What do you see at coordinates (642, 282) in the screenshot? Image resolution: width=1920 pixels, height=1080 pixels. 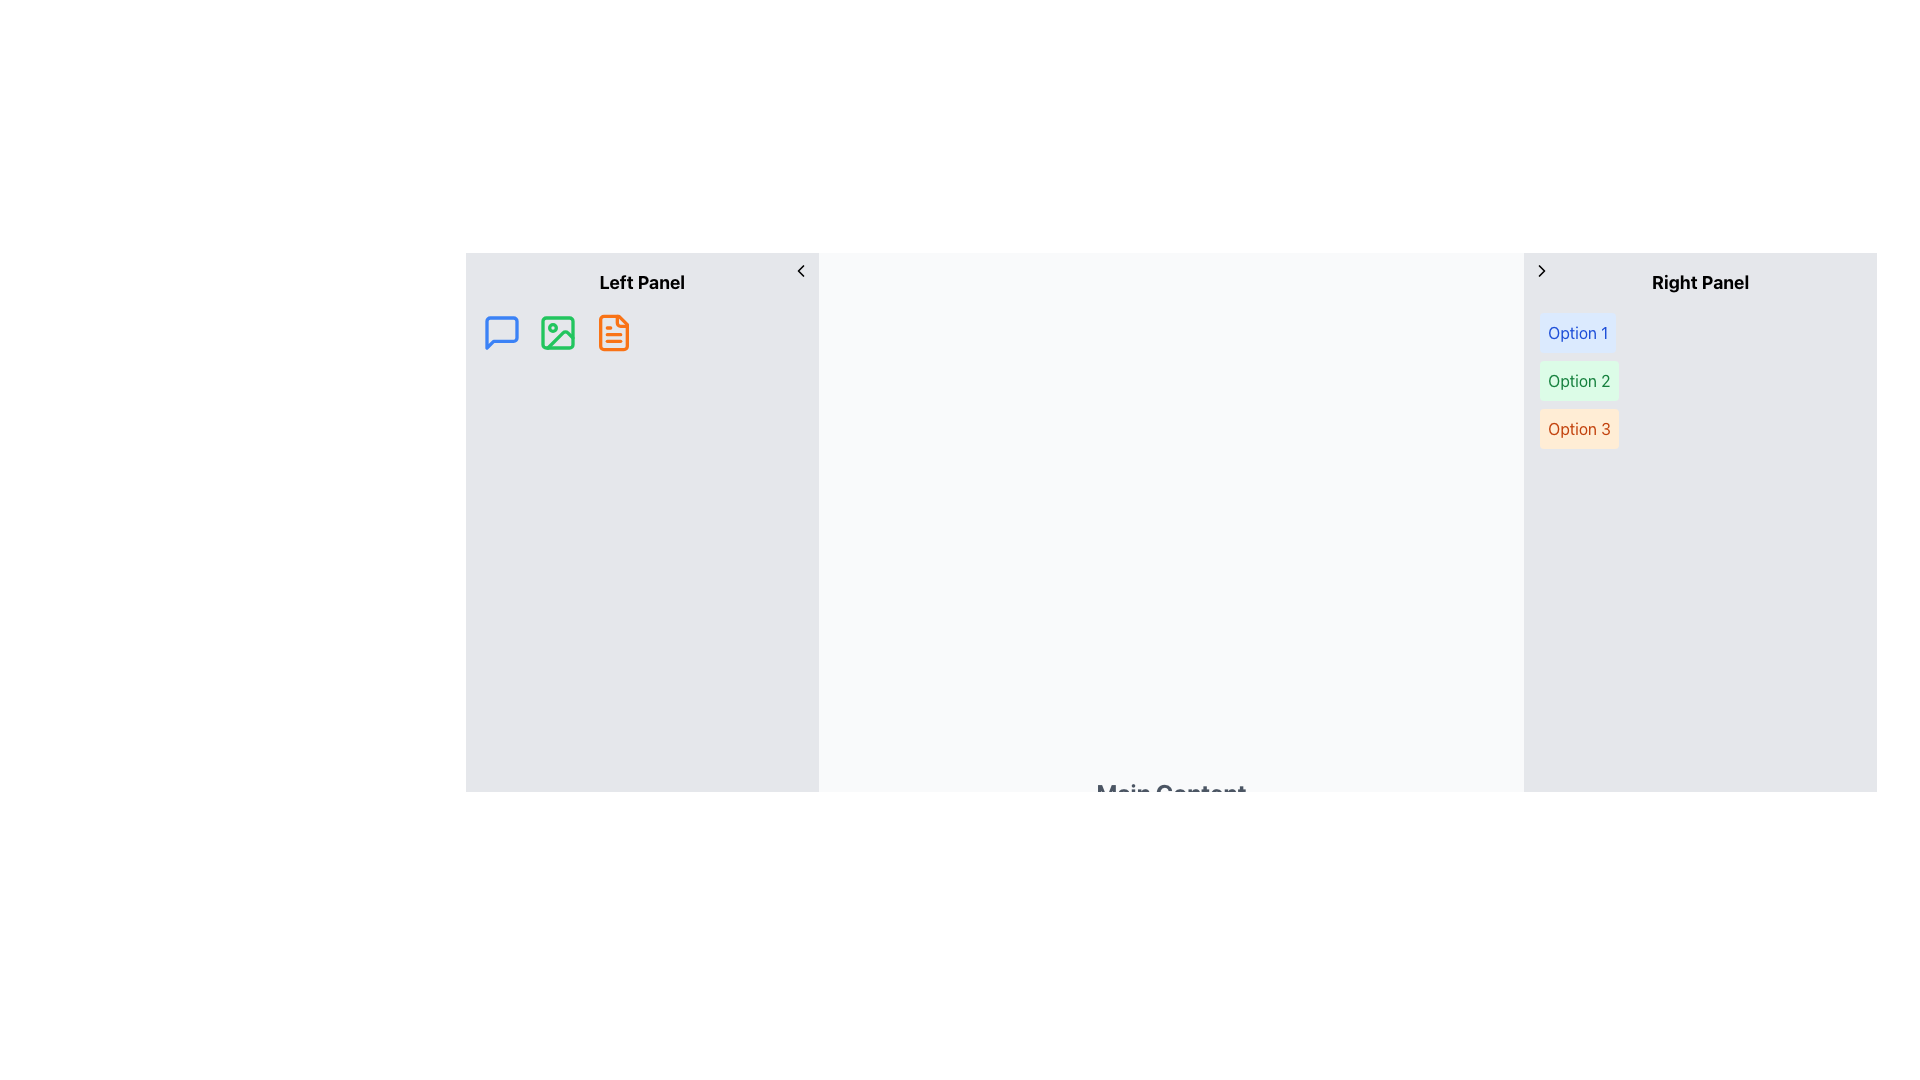 I see `the 'Left Panel' text label, which is a bold text element positioned at the top-left of the interface above a row of icons` at bounding box center [642, 282].